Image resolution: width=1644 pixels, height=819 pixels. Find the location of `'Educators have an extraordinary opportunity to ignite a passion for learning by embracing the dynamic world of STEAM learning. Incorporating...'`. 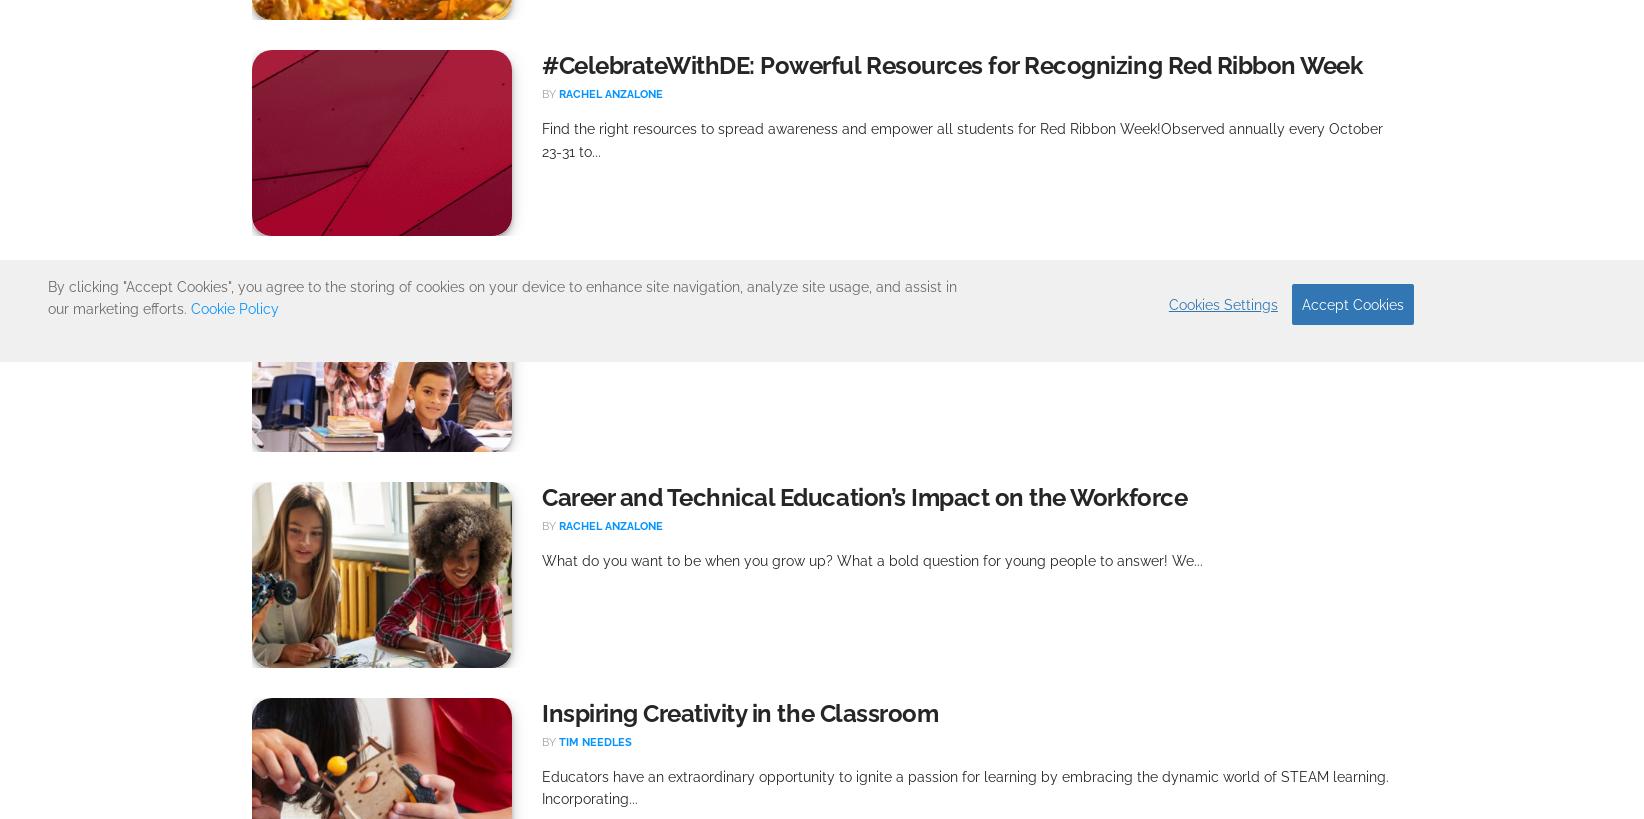

'Educators have an extraordinary opportunity to ignite a passion for learning by embracing the dynamic world of STEAM learning. Incorporating...' is located at coordinates (964, 787).